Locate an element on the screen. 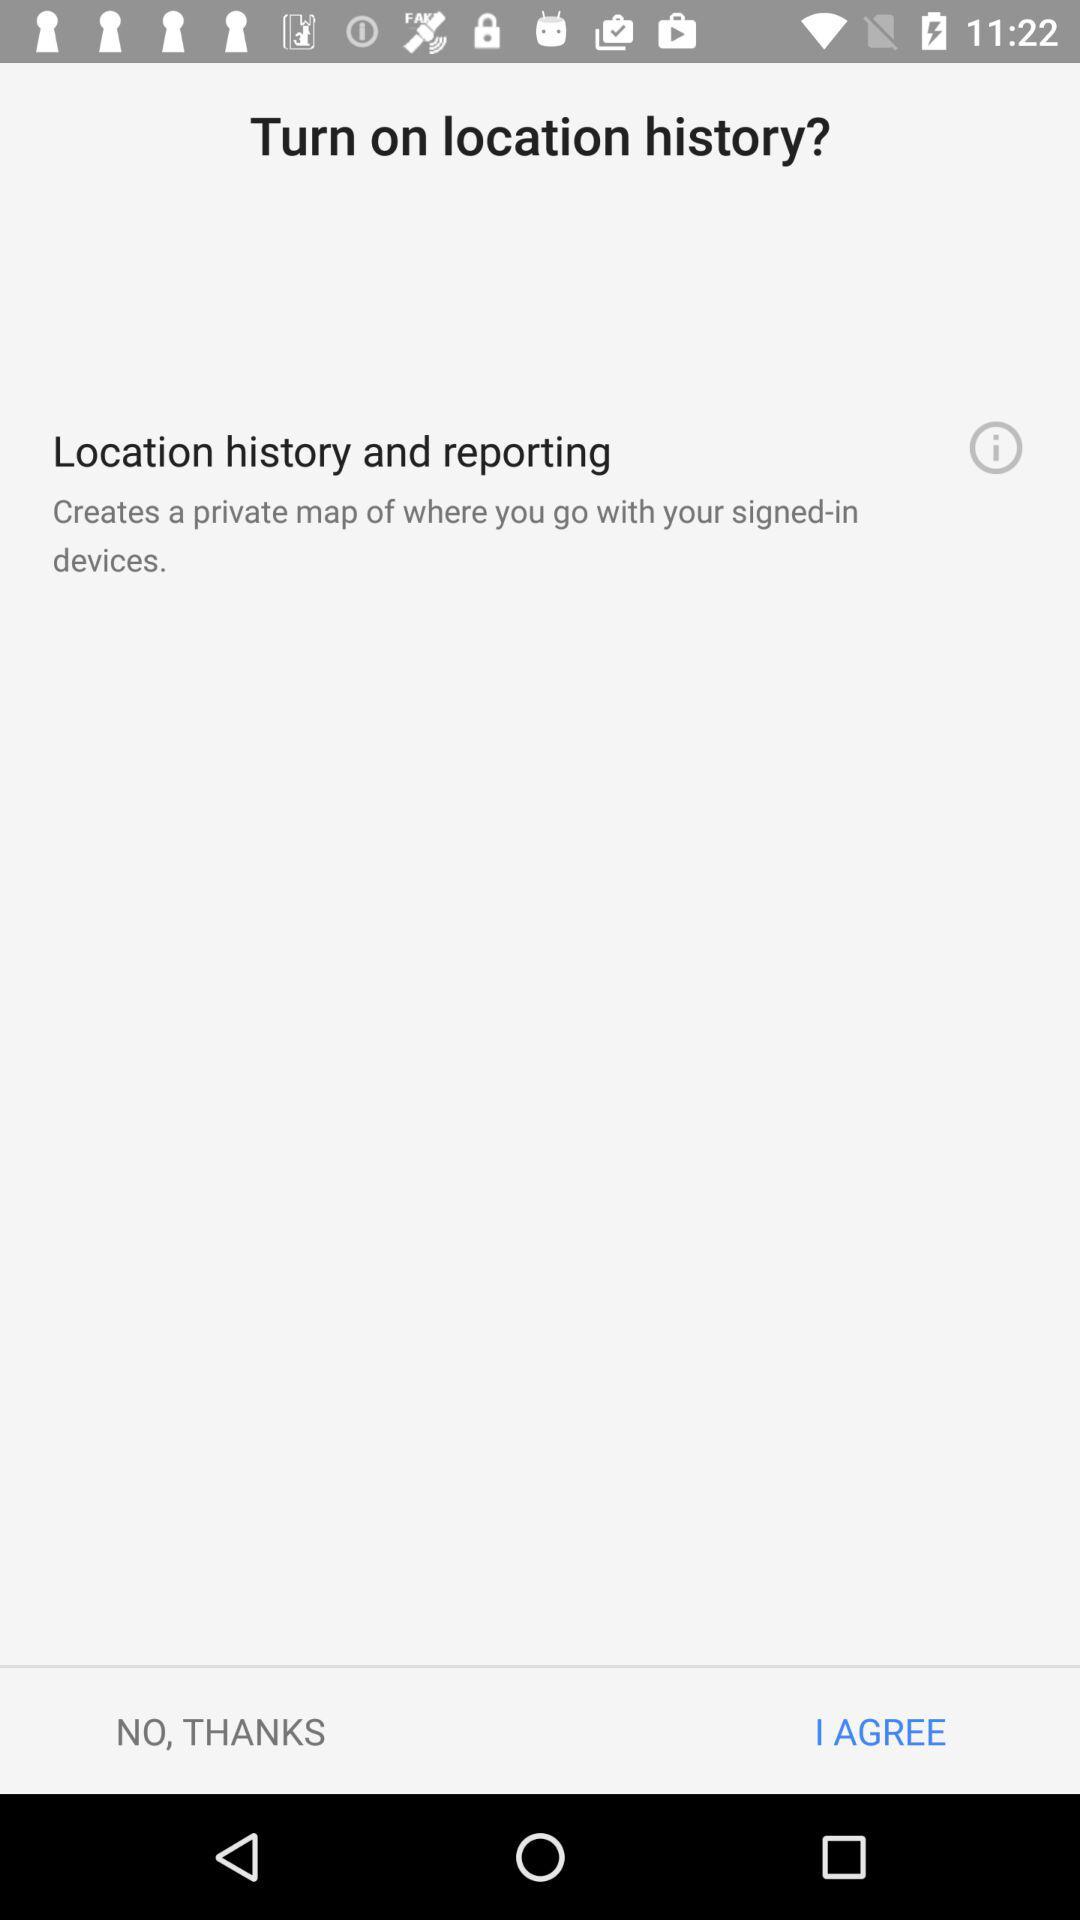  icon at the top right corner is located at coordinates (995, 446).